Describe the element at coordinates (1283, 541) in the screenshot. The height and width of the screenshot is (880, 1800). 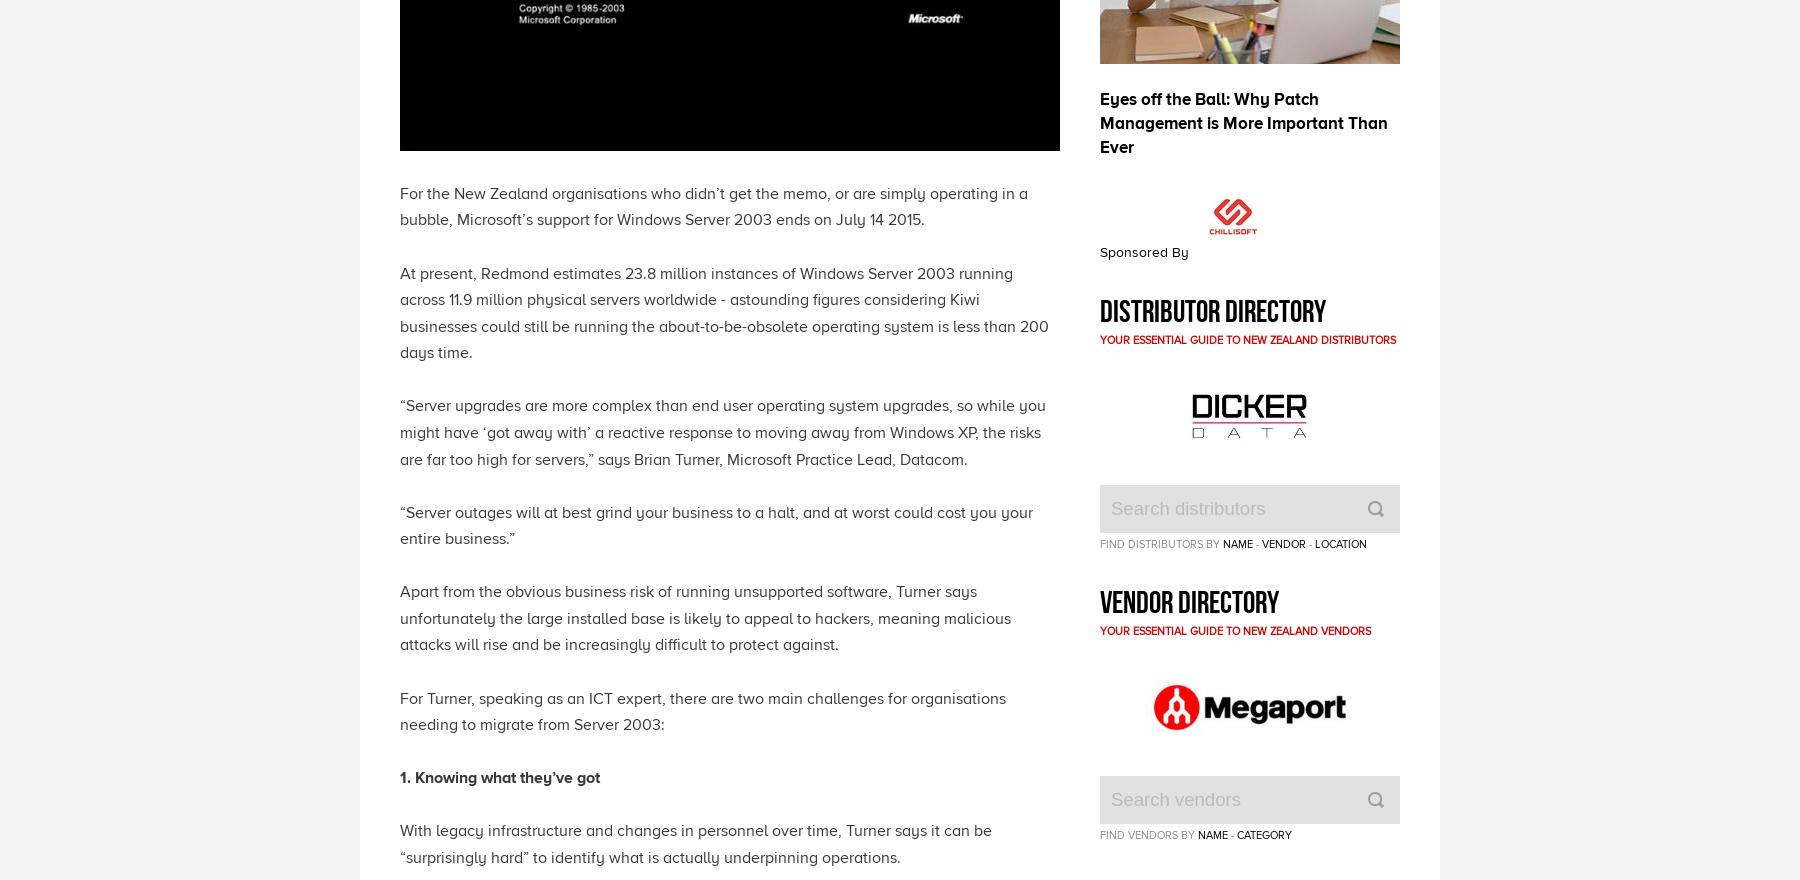
I see `'vendor'` at that location.